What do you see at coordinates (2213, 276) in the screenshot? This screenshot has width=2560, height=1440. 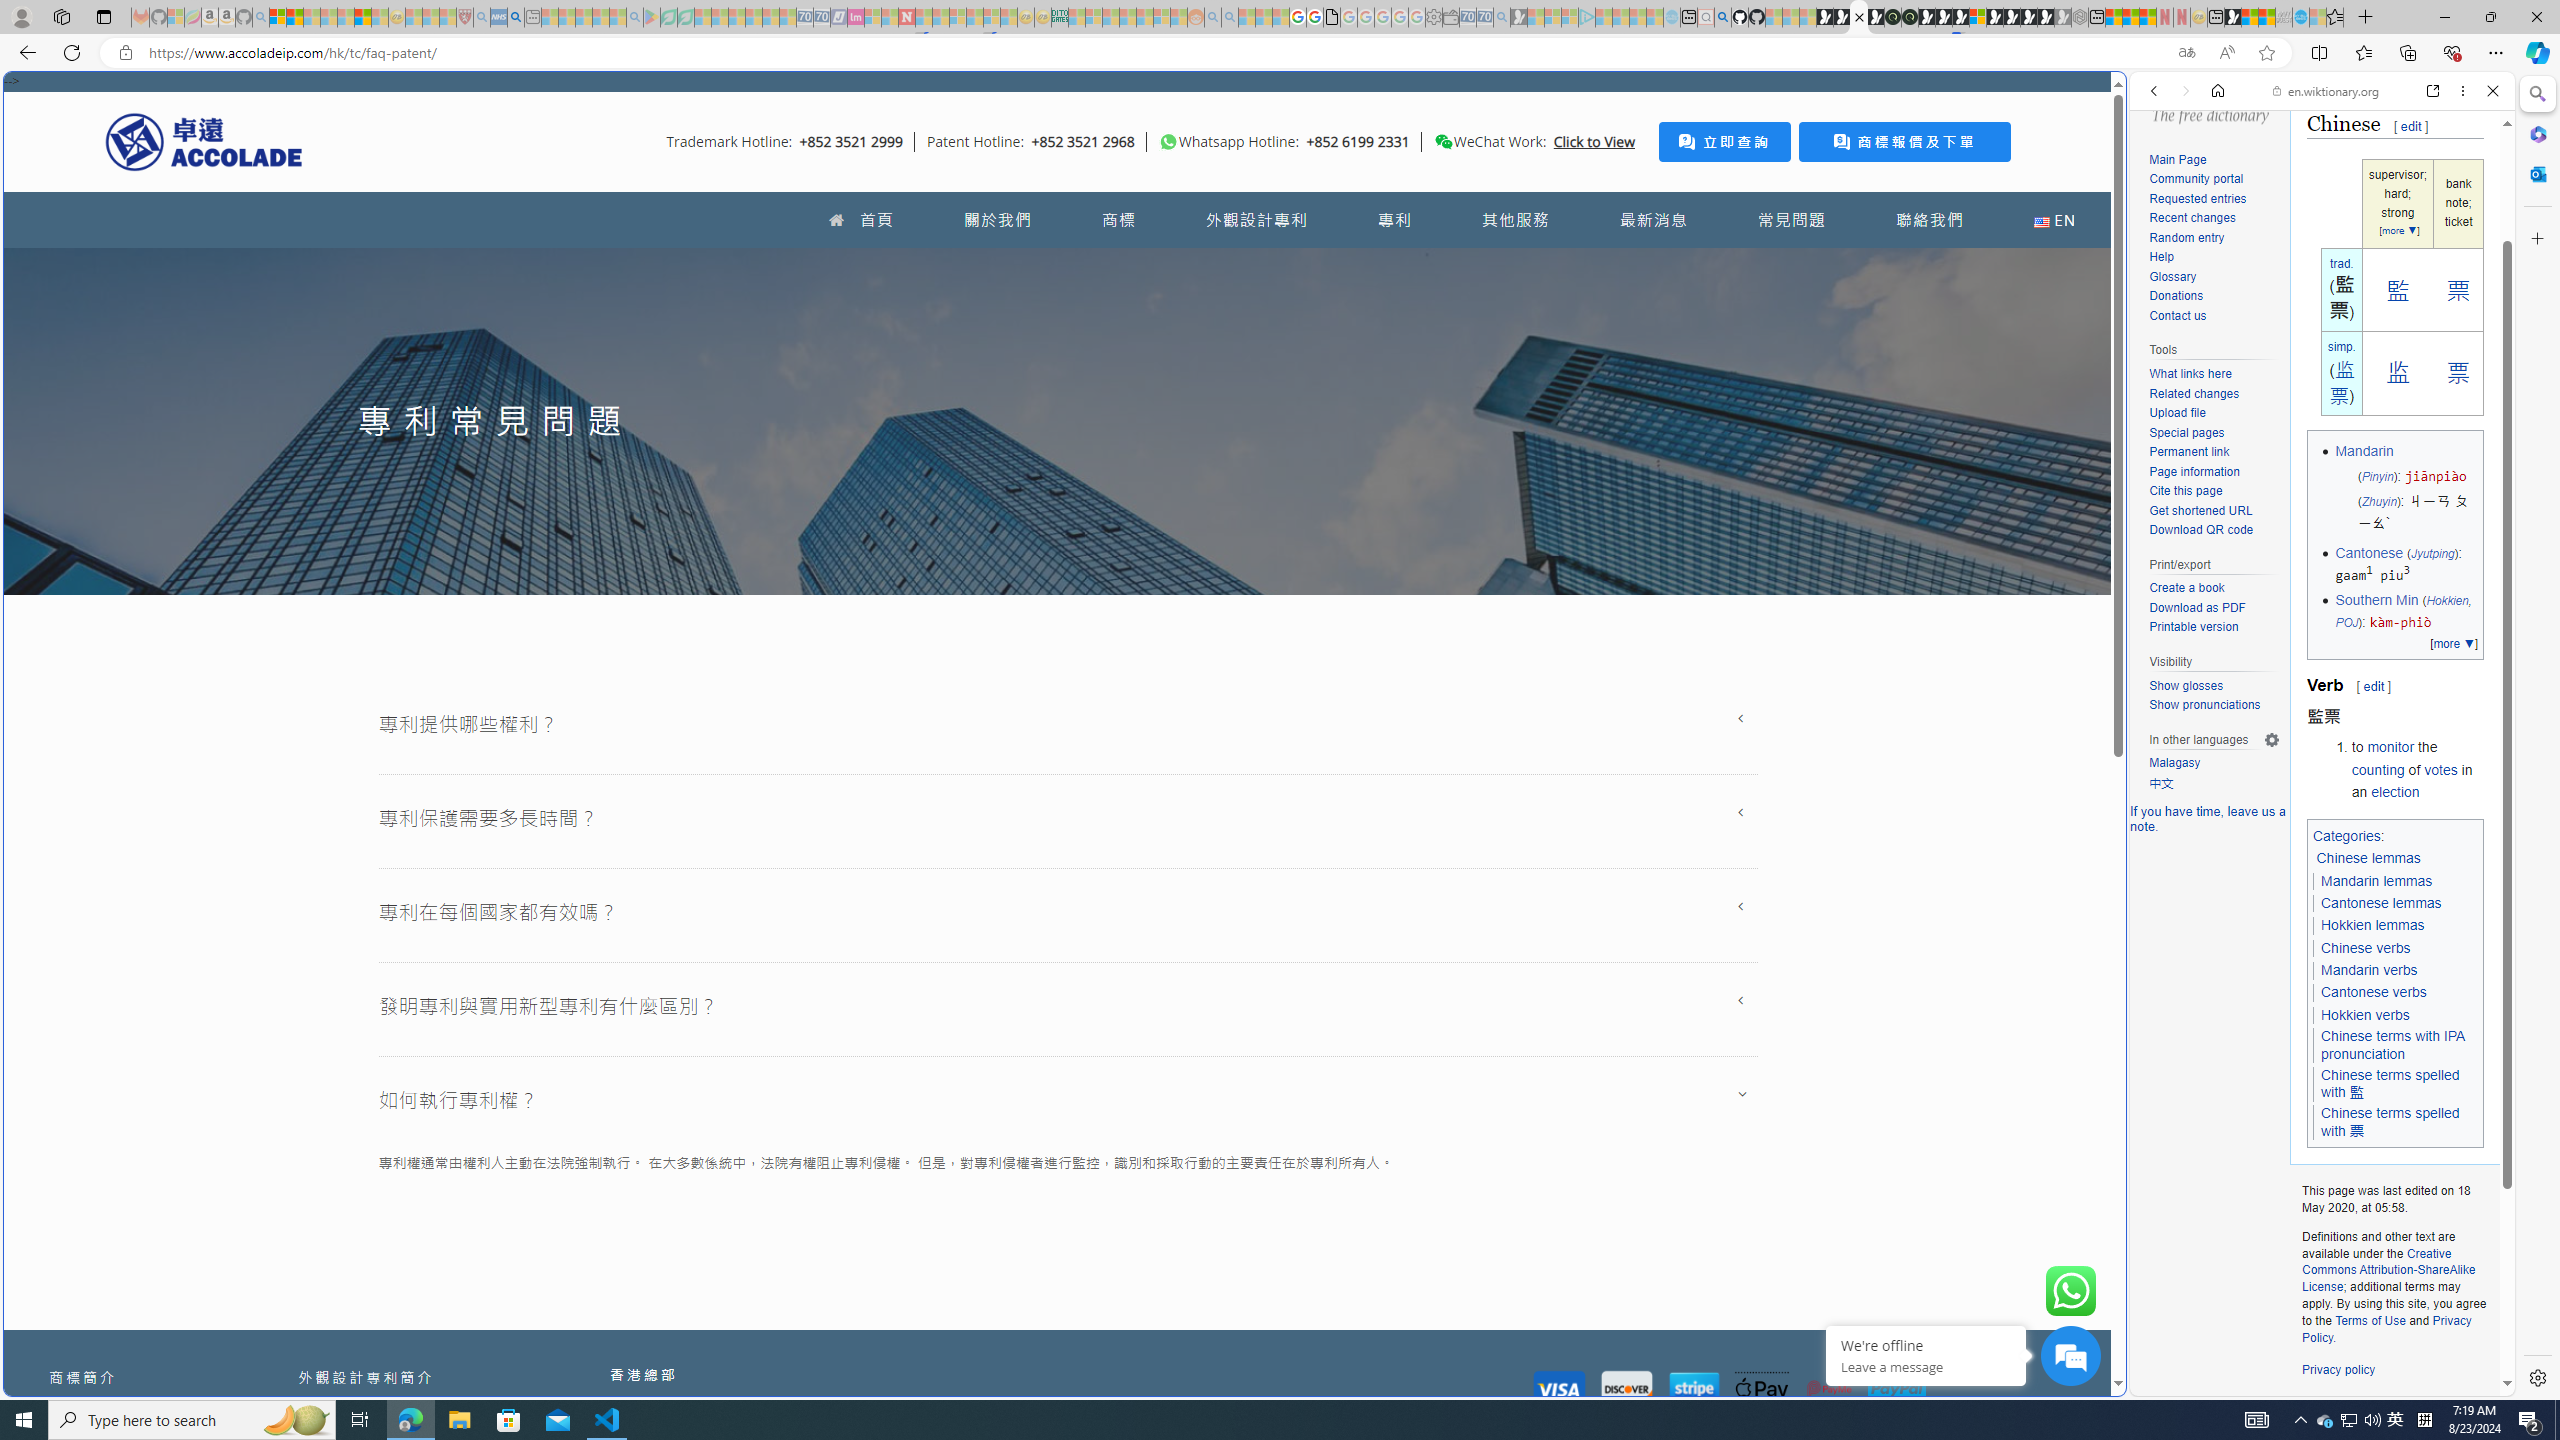 I see `'Glossary'` at bounding box center [2213, 276].